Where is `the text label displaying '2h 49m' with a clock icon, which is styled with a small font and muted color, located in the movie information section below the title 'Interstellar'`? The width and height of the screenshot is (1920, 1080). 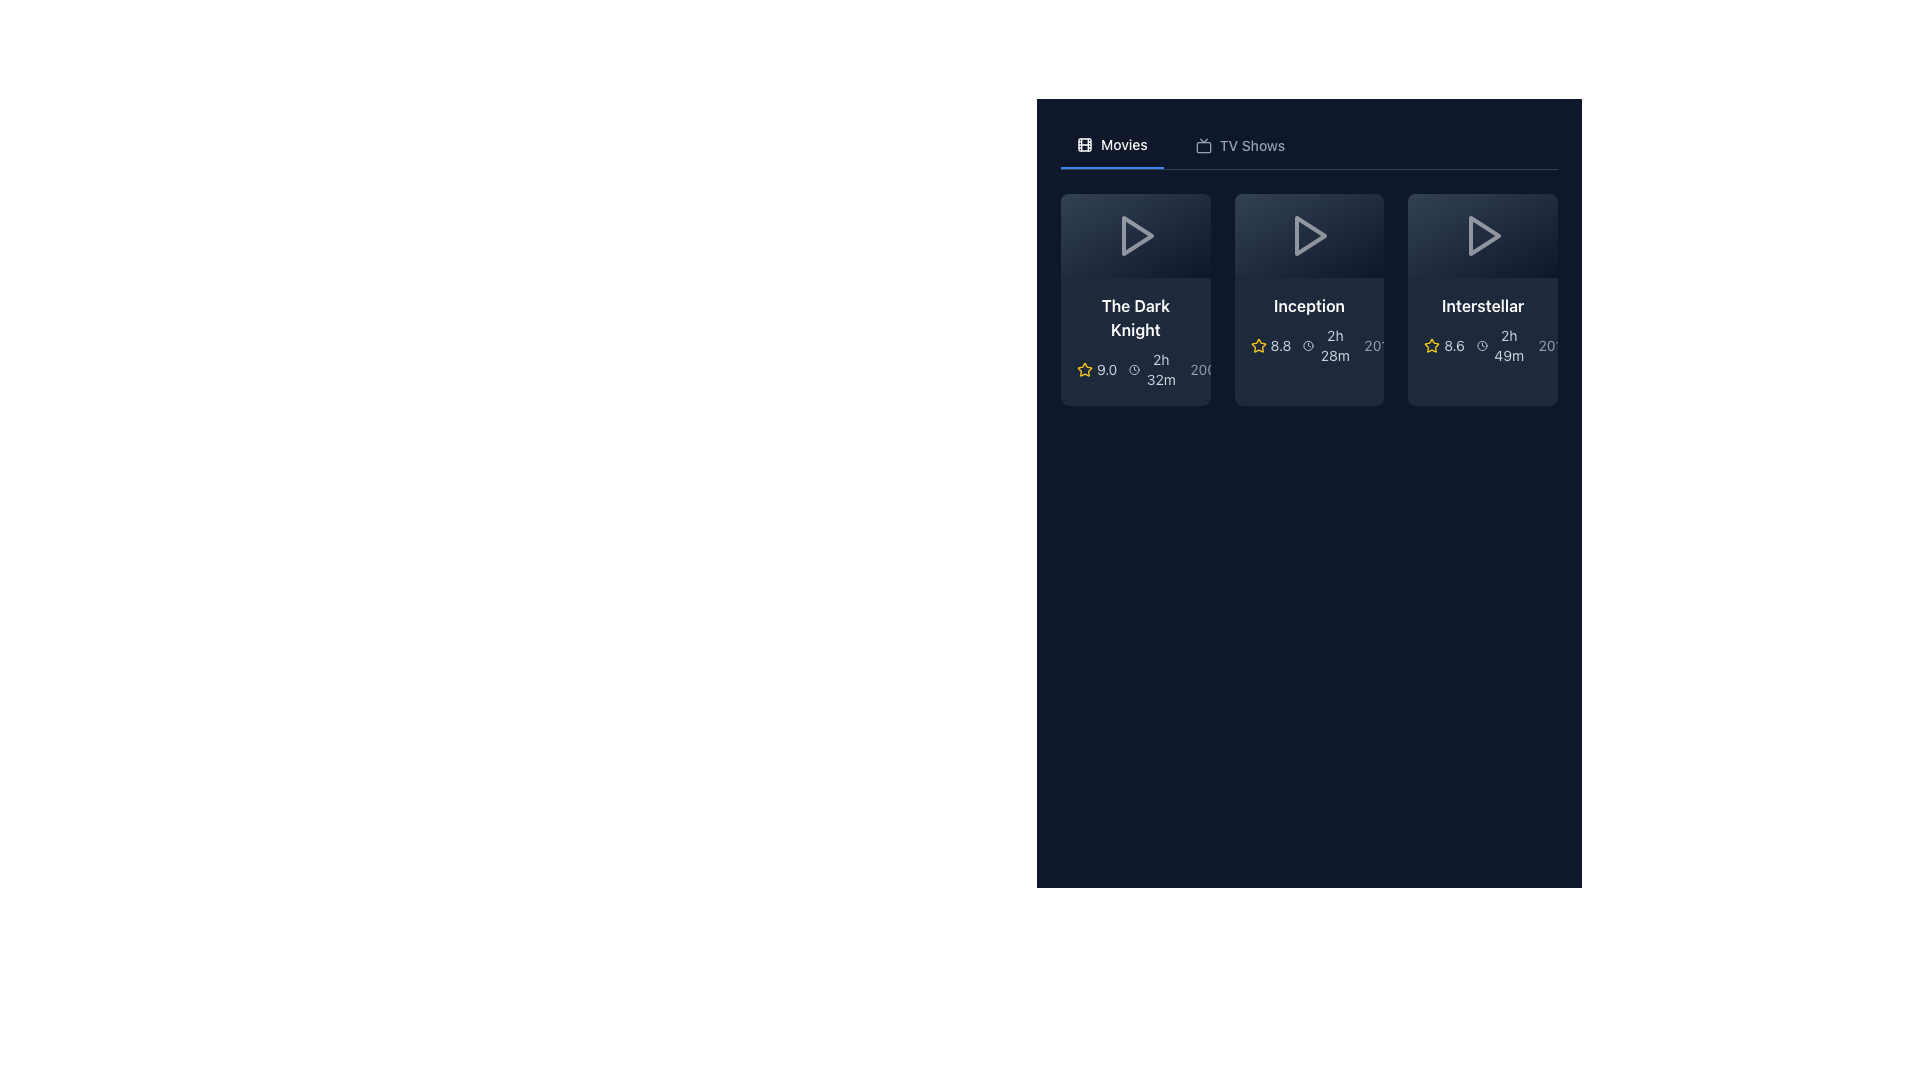 the text label displaying '2h 49m' with a clock icon, which is styled with a small font and muted color, located in the movie information section below the title 'Interstellar' is located at coordinates (1501, 345).